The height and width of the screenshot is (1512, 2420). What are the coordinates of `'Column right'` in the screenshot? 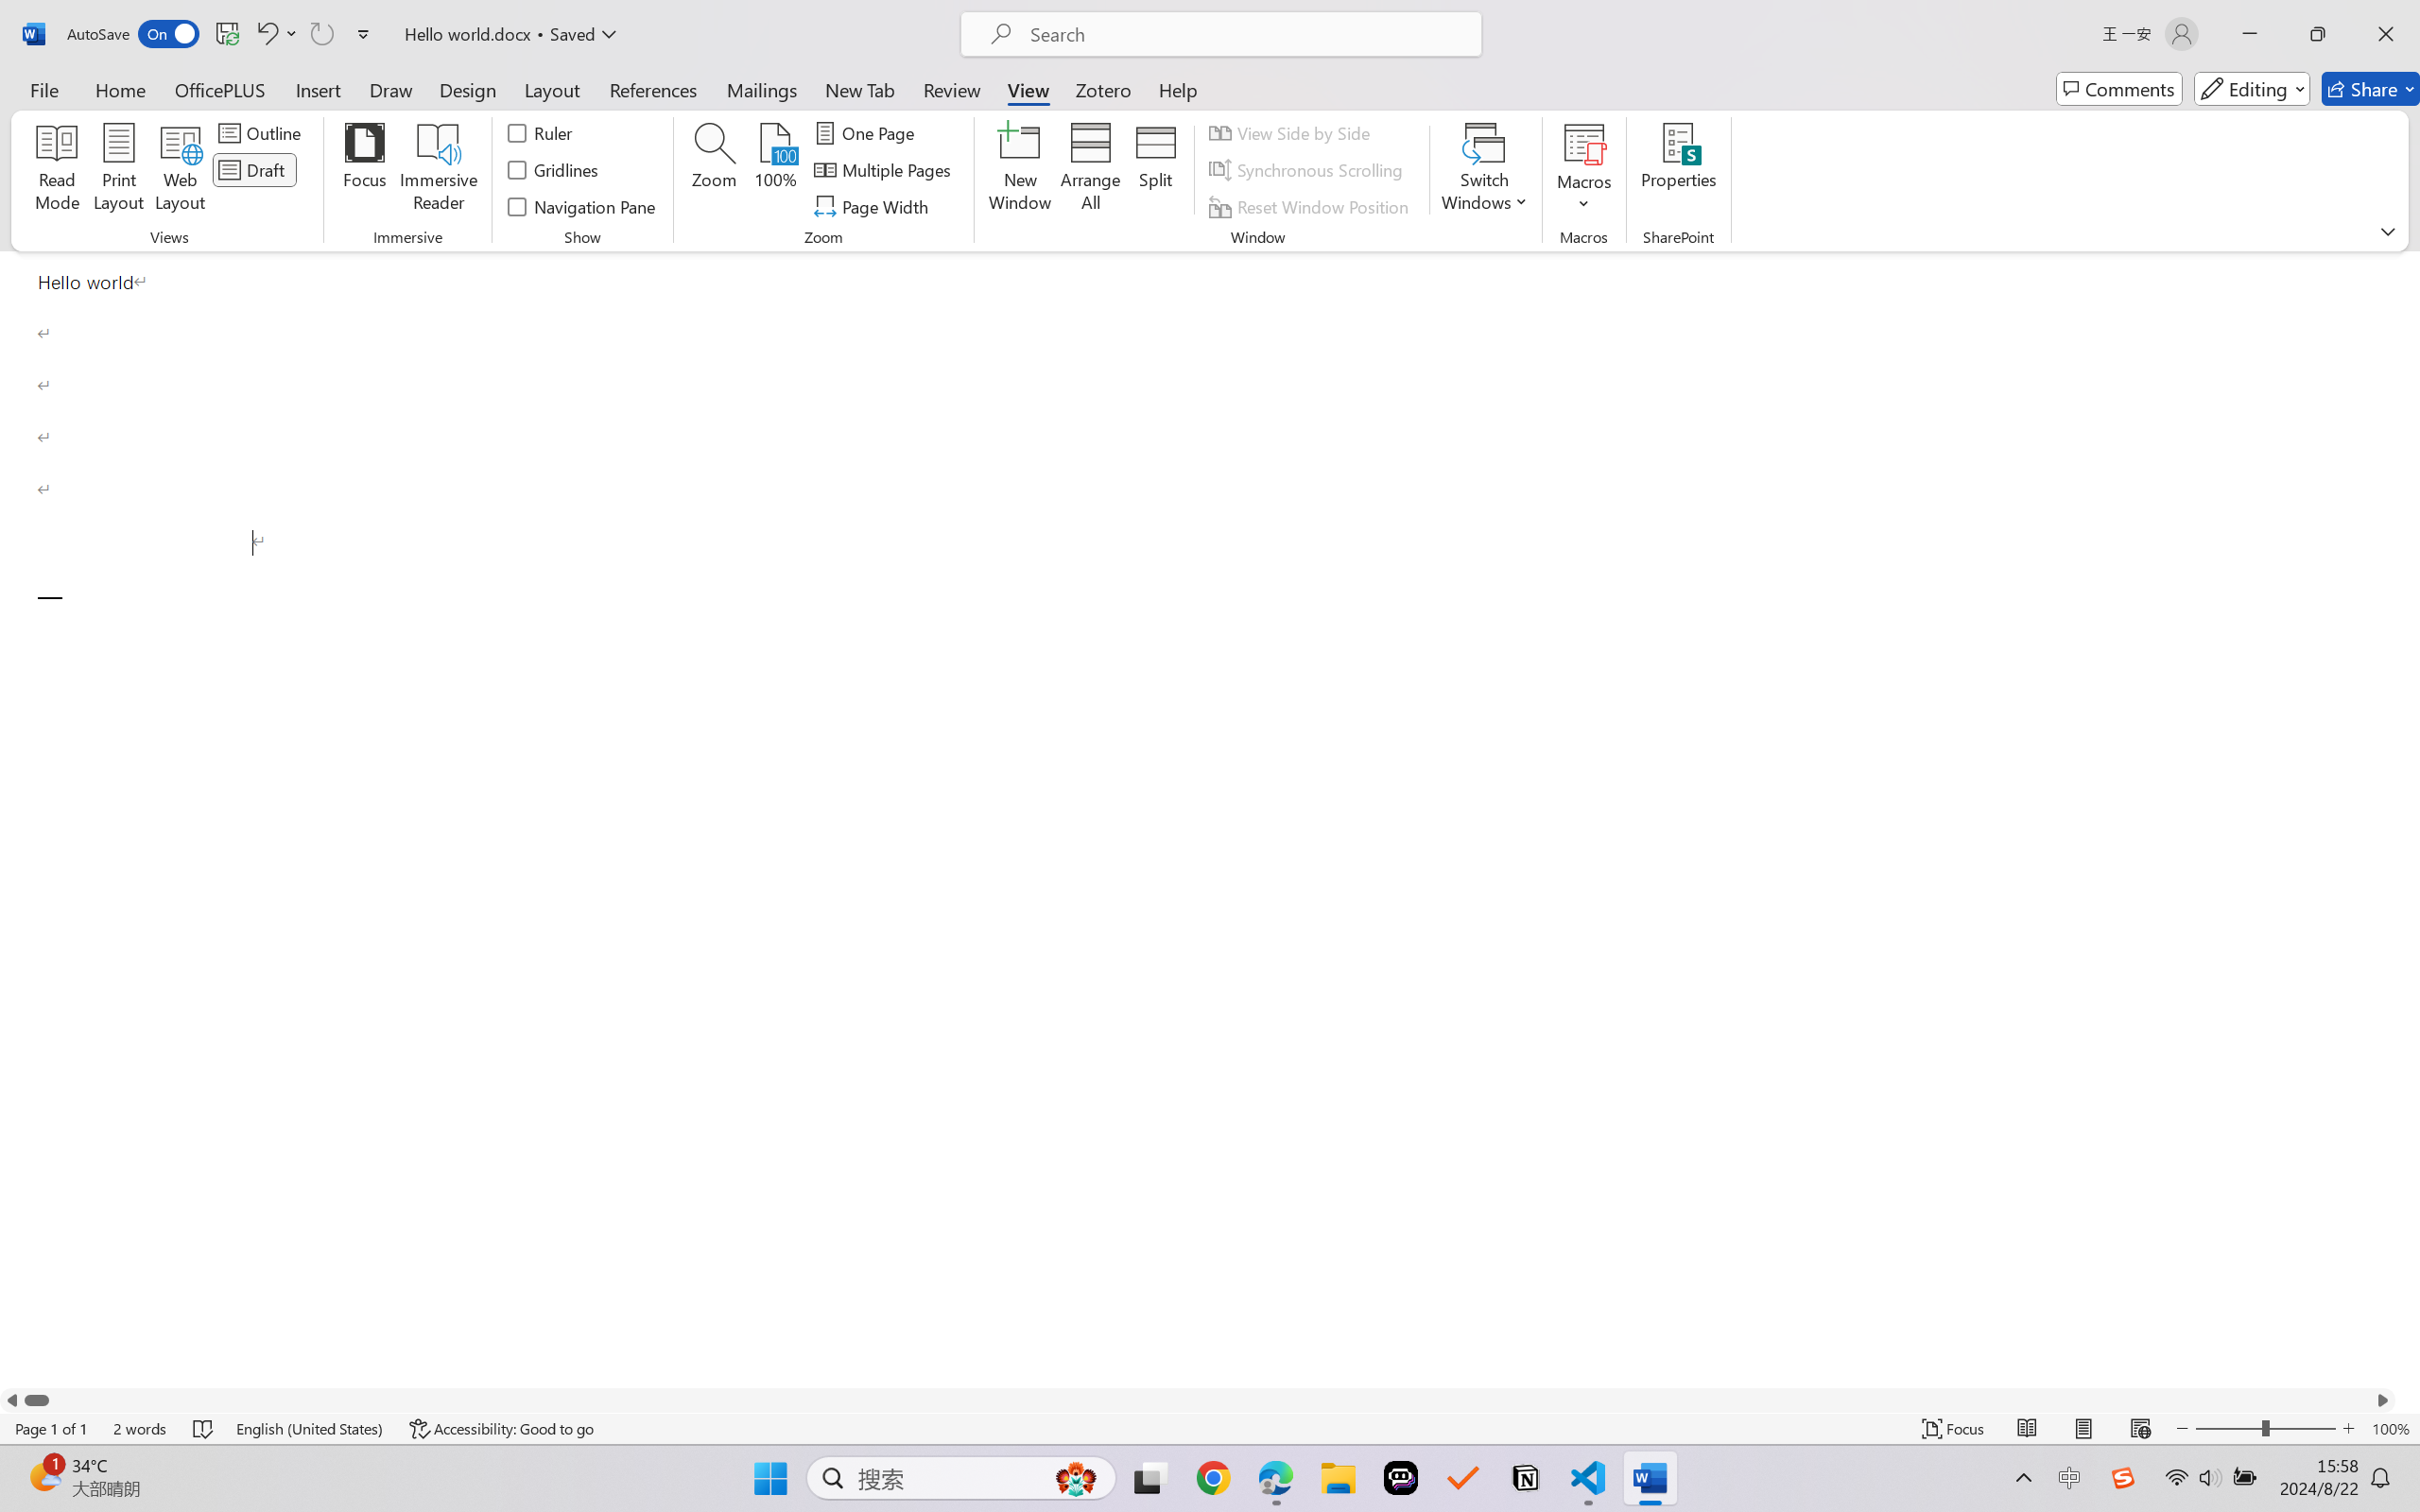 It's located at (2383, 1399).